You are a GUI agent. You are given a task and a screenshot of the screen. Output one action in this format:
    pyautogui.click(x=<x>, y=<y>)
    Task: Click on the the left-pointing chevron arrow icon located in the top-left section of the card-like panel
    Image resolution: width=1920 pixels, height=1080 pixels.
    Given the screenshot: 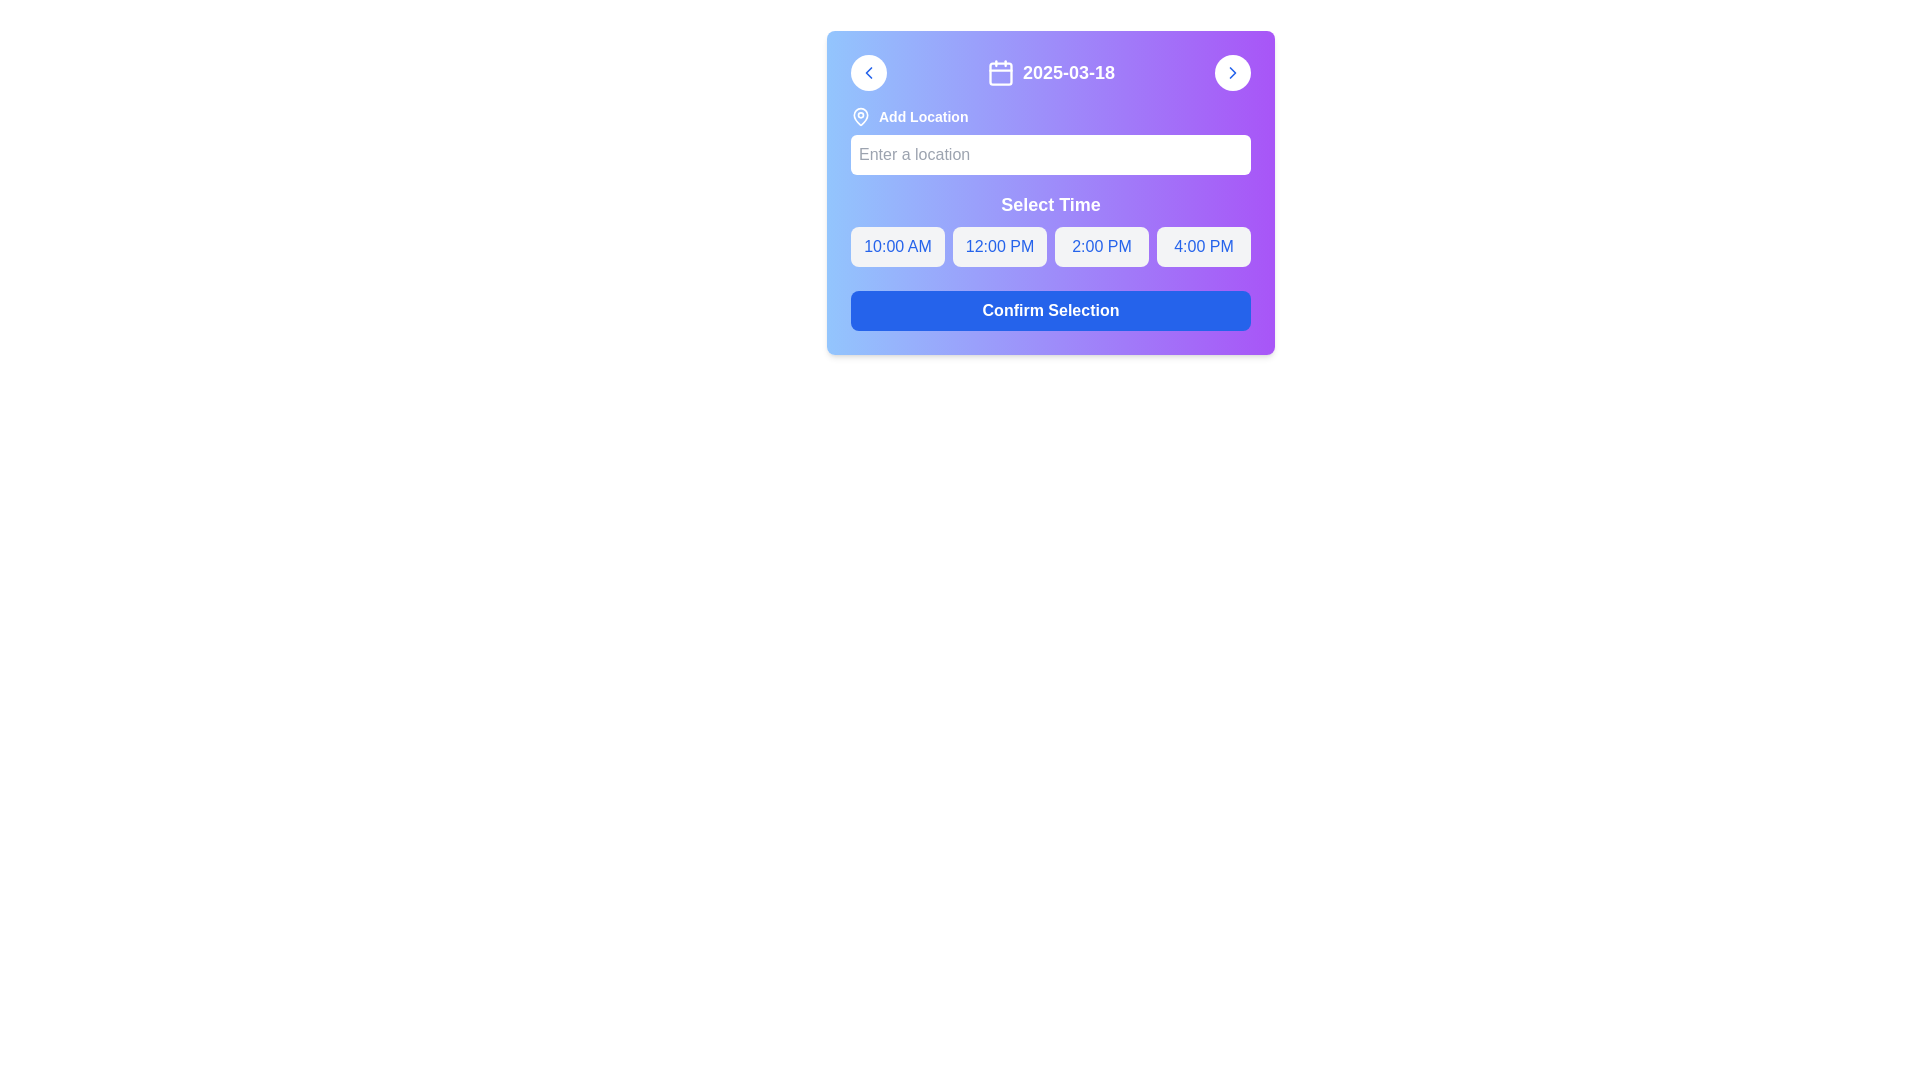 What is the action you would take?
    pyautogui.click(x=868, y=72)
    